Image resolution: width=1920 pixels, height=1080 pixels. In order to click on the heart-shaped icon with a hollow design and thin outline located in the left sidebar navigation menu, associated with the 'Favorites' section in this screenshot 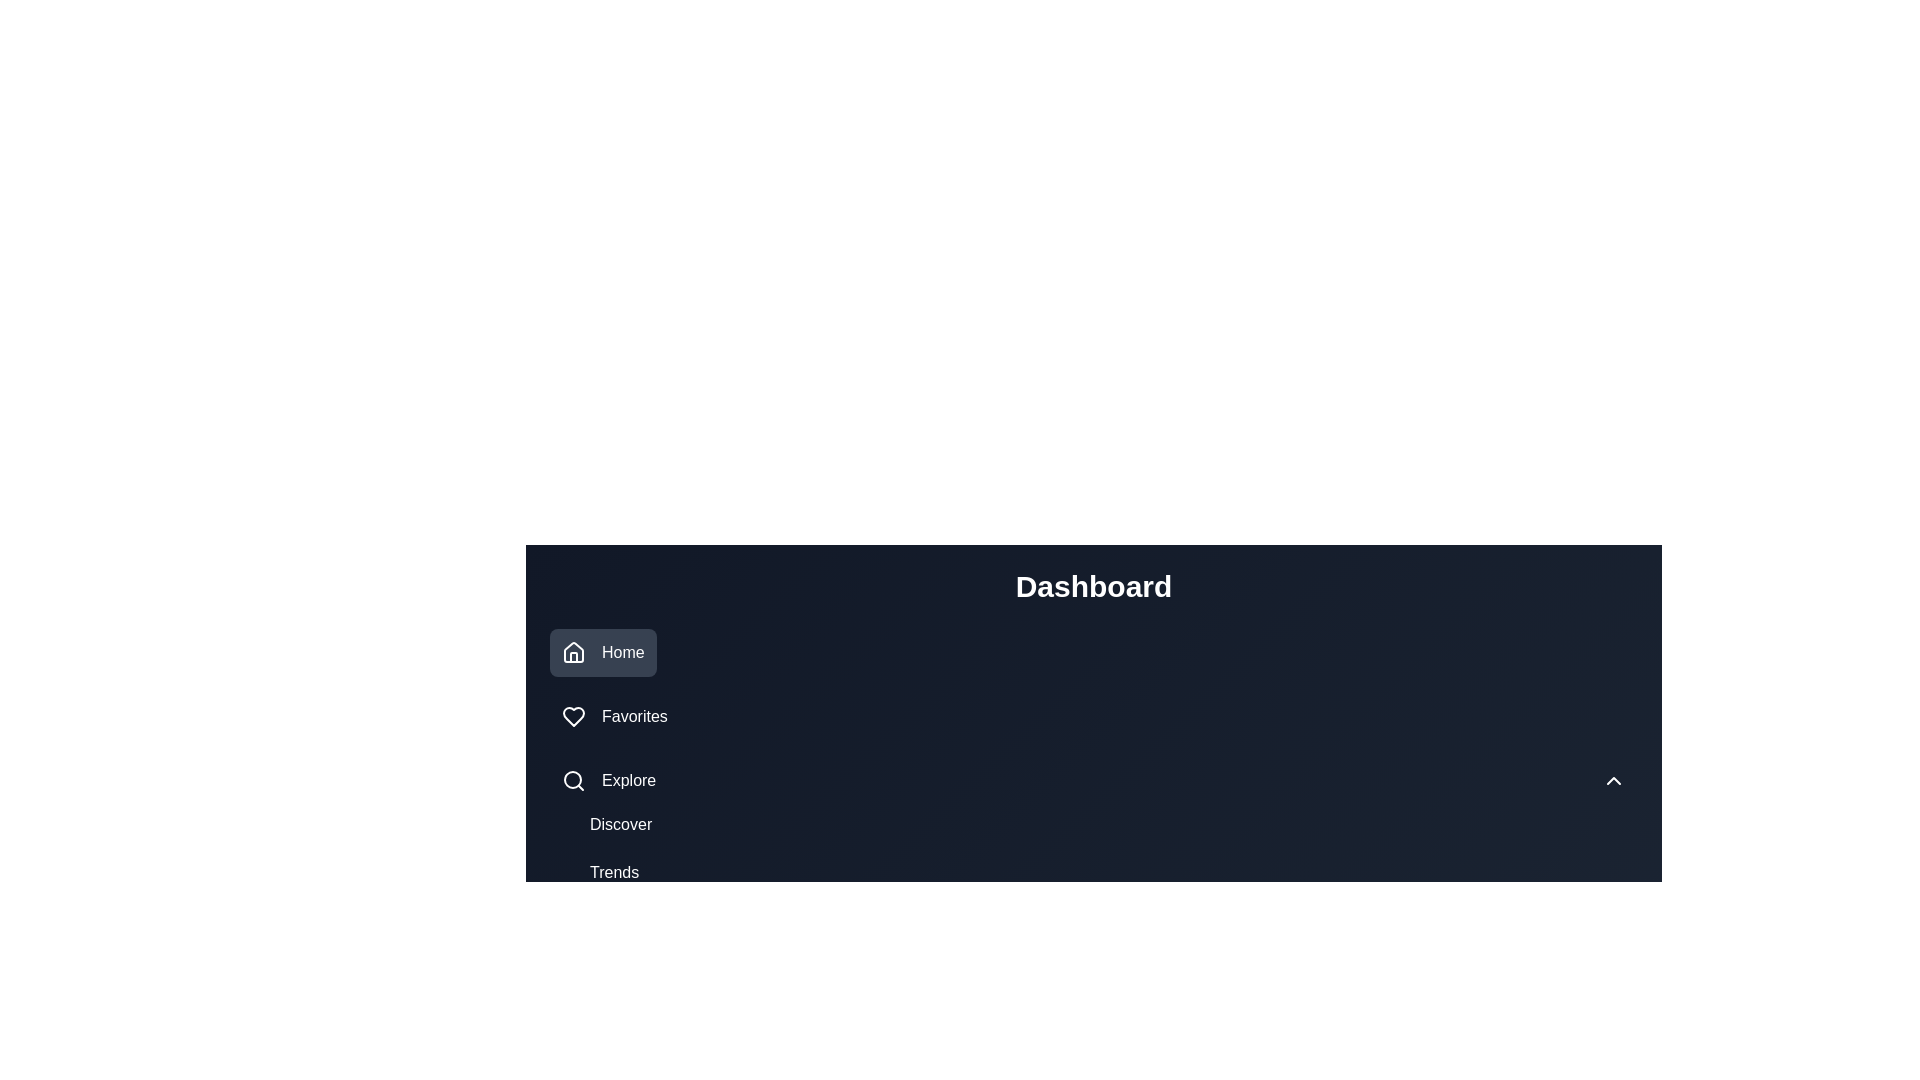, I will do `click(573, 716)`.